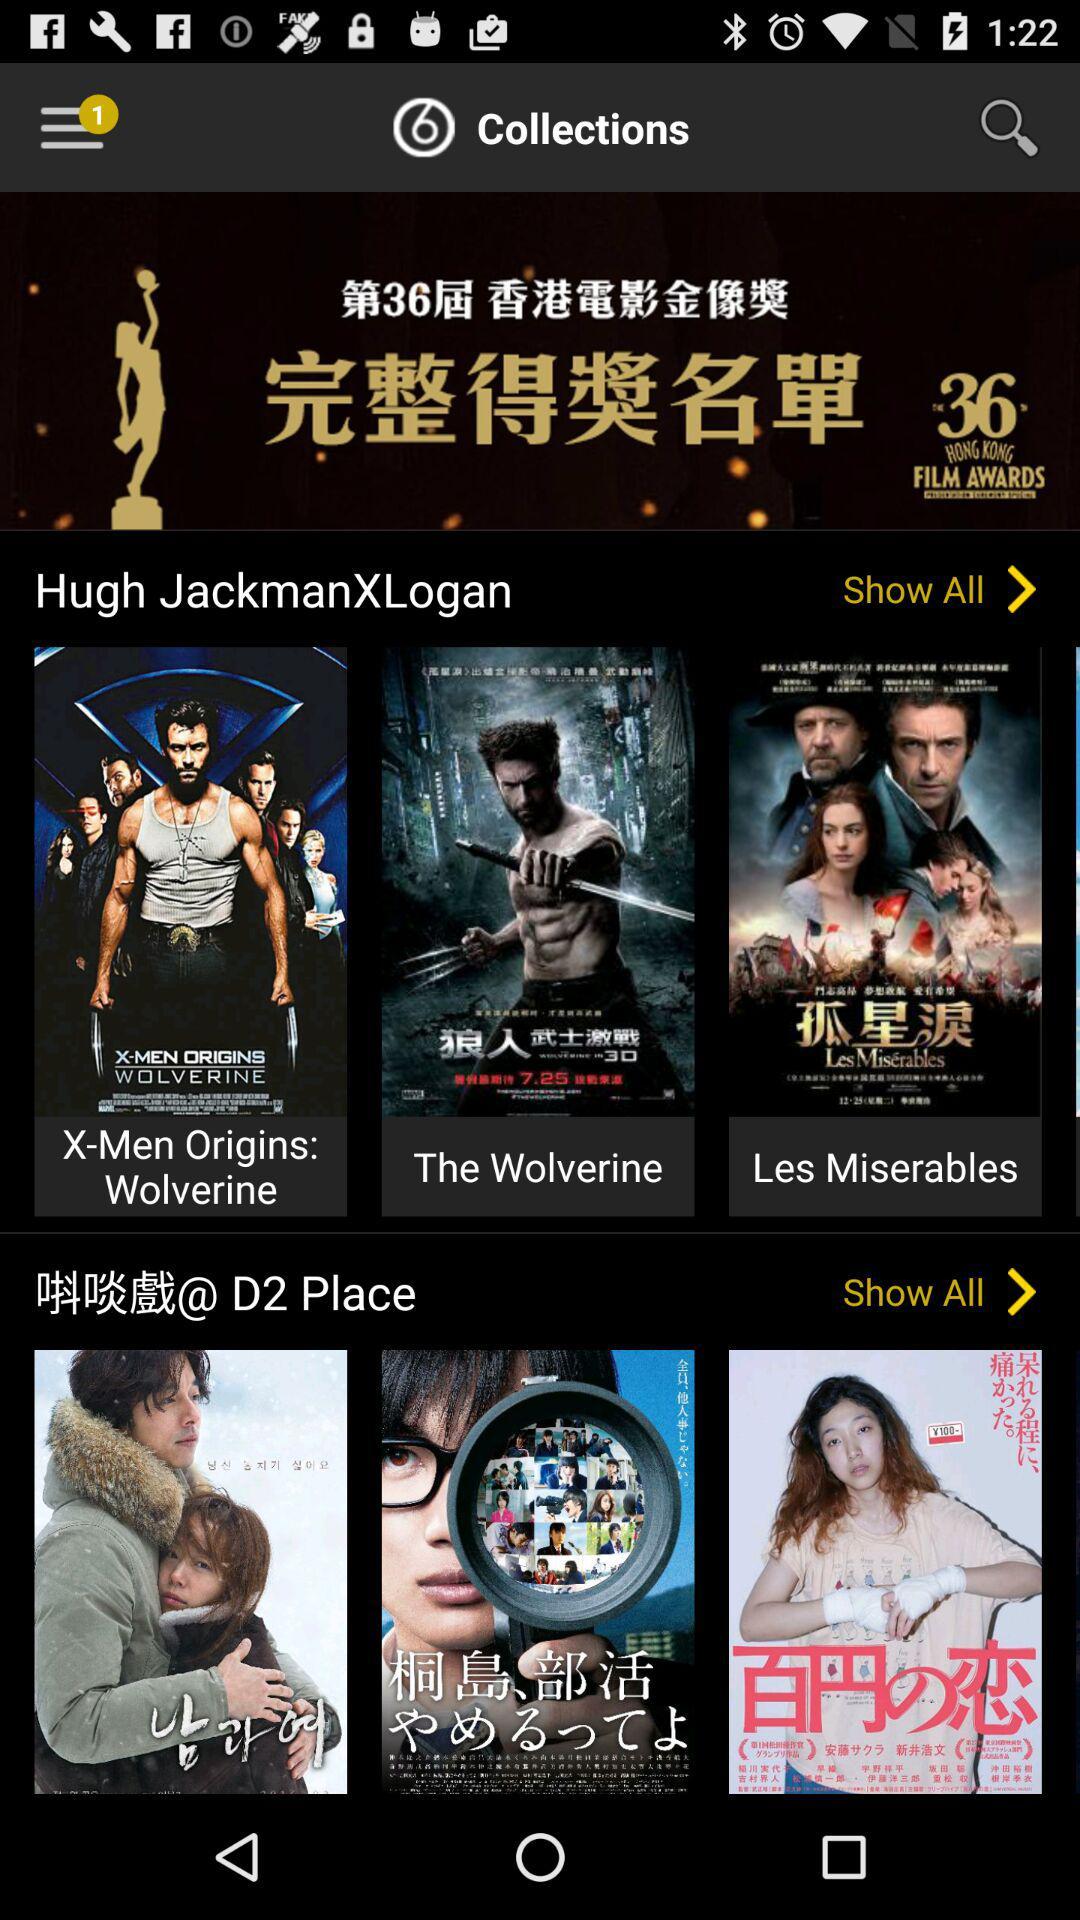  What do you see at coordinates (1022, 126) in the screenshot?
I see `search` at bounding box center [1022, 126].